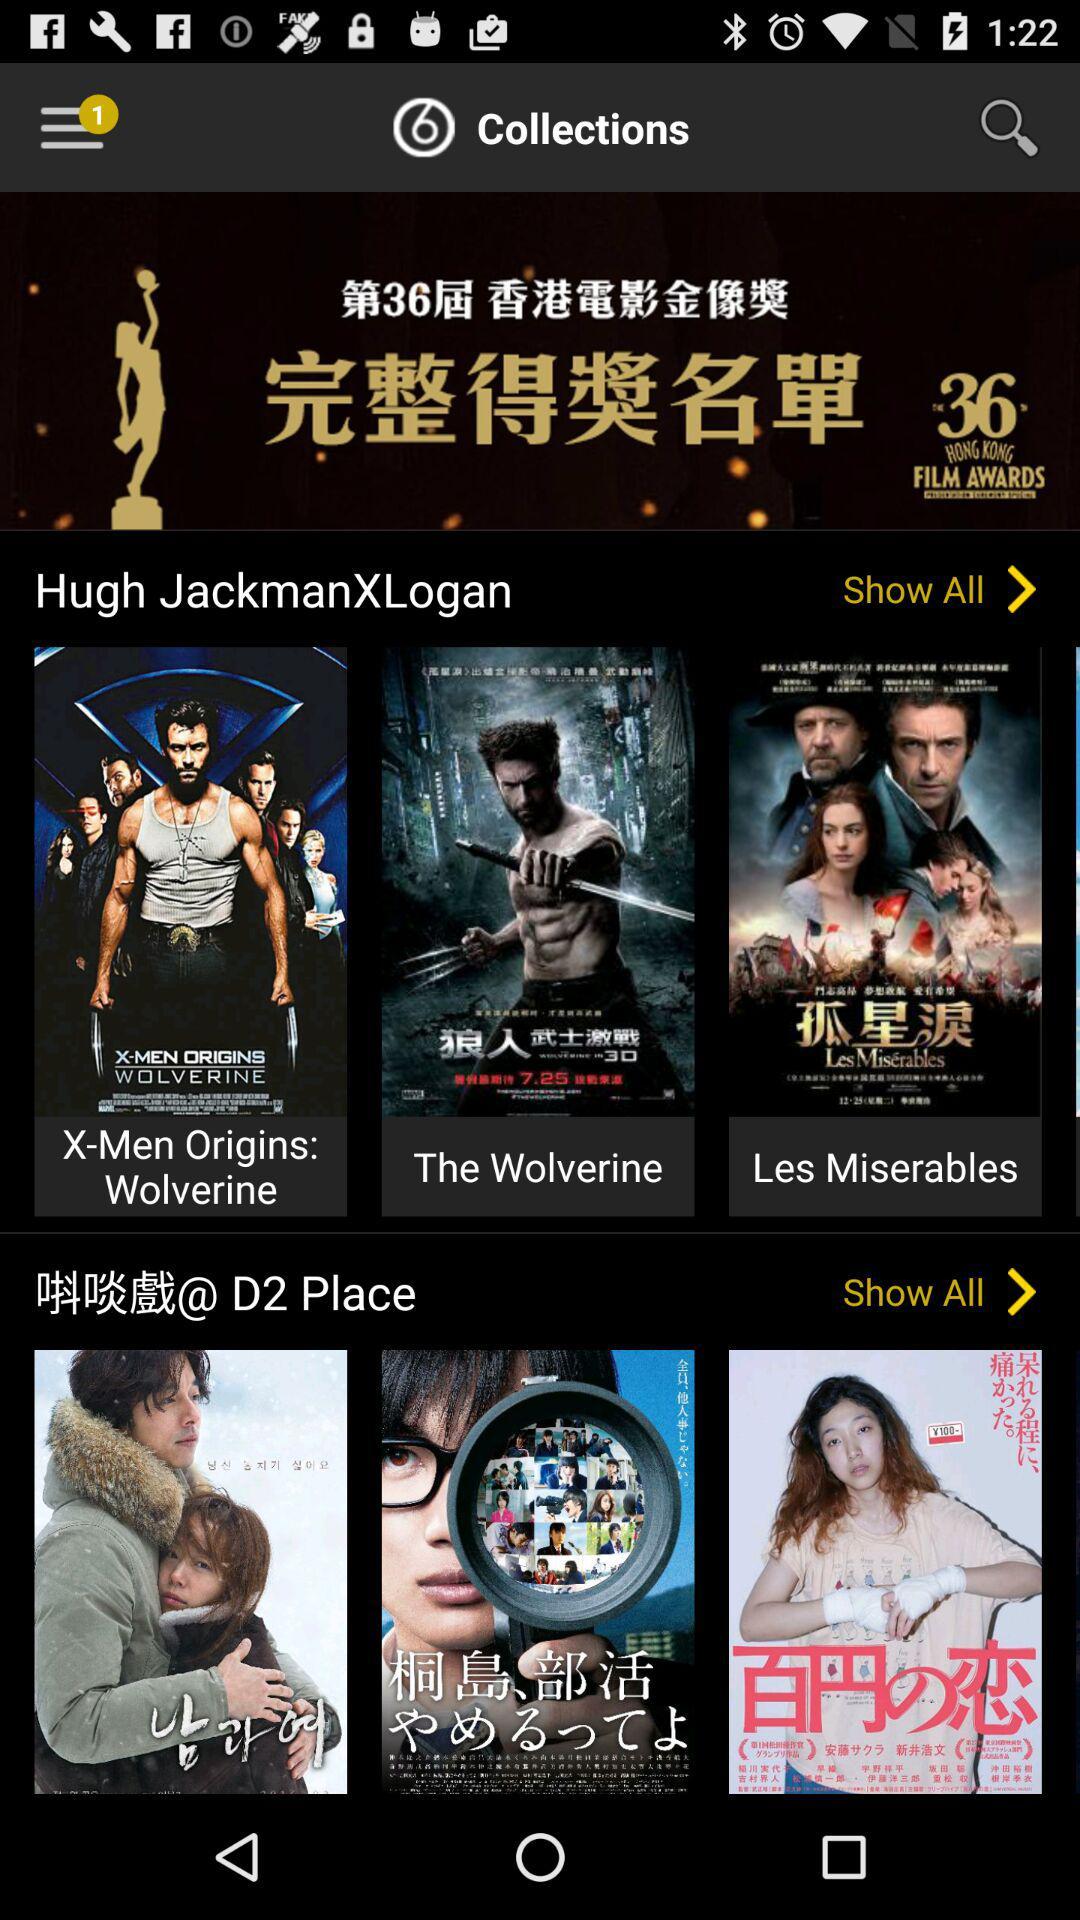  What do you see at coordinates (1022, 126) in the screenshot?
I see `search` at bounding box center [1022, 126].